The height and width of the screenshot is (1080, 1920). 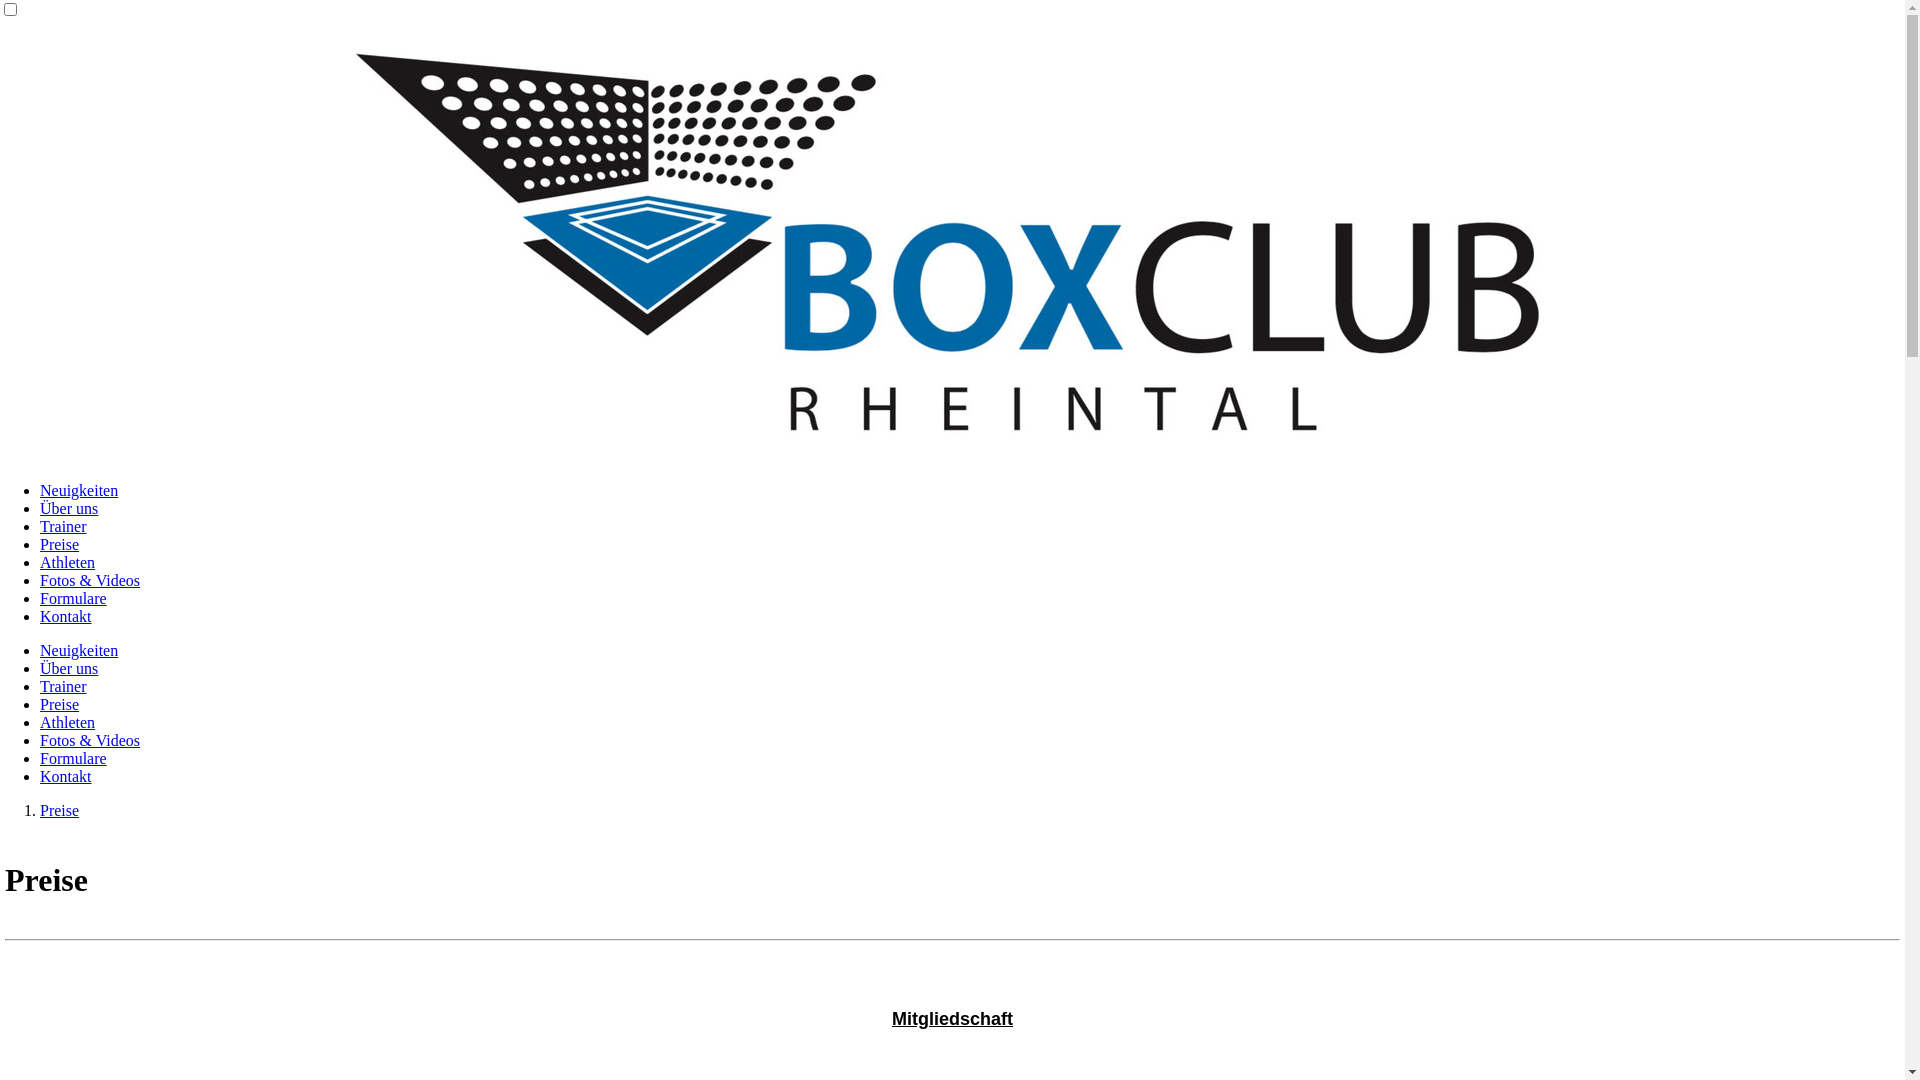 What do you see at coordinates (73, 758) in the screenshot?
I see `'Formulare'` at bounding box center [73, 758].